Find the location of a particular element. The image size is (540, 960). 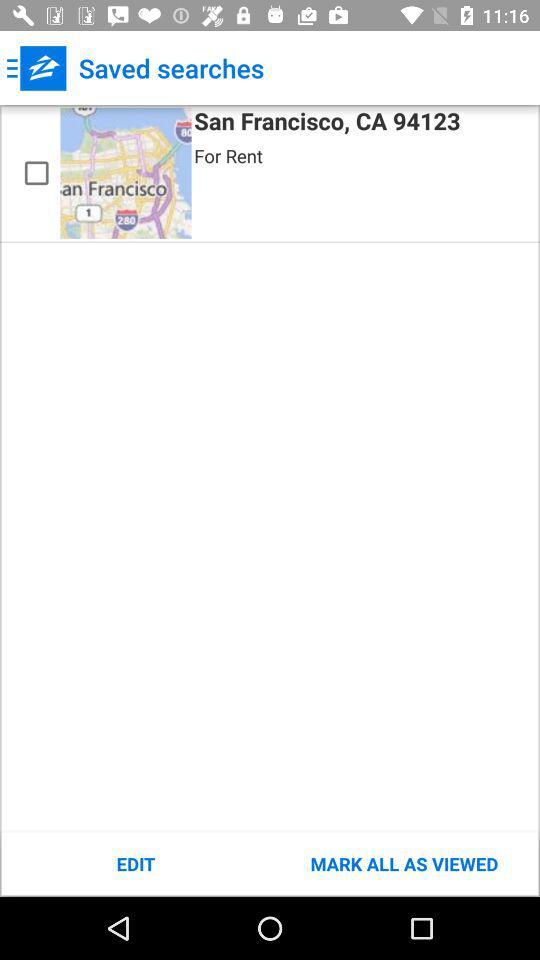

the item next to edit is located at coordinates (404, 863).